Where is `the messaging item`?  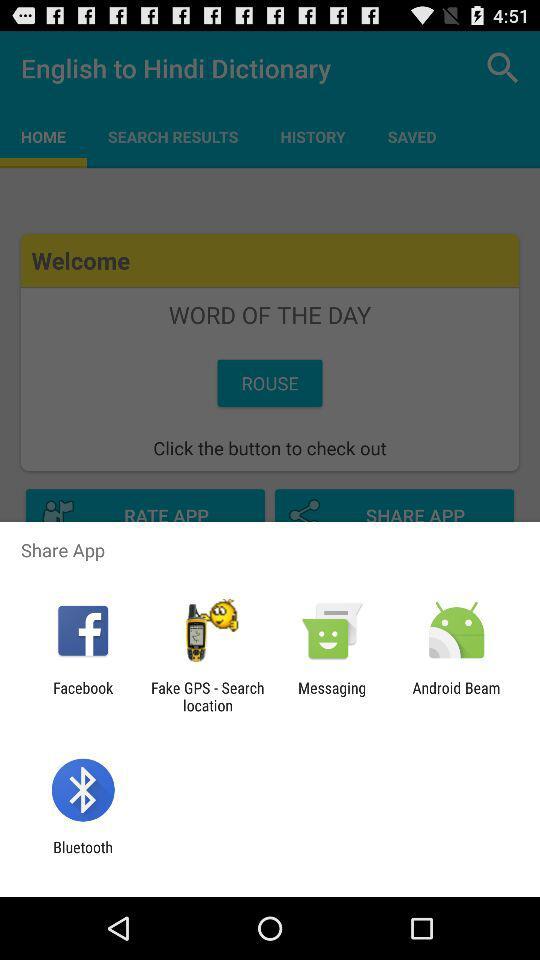 the messaging item is located at coordinates (332, 696).